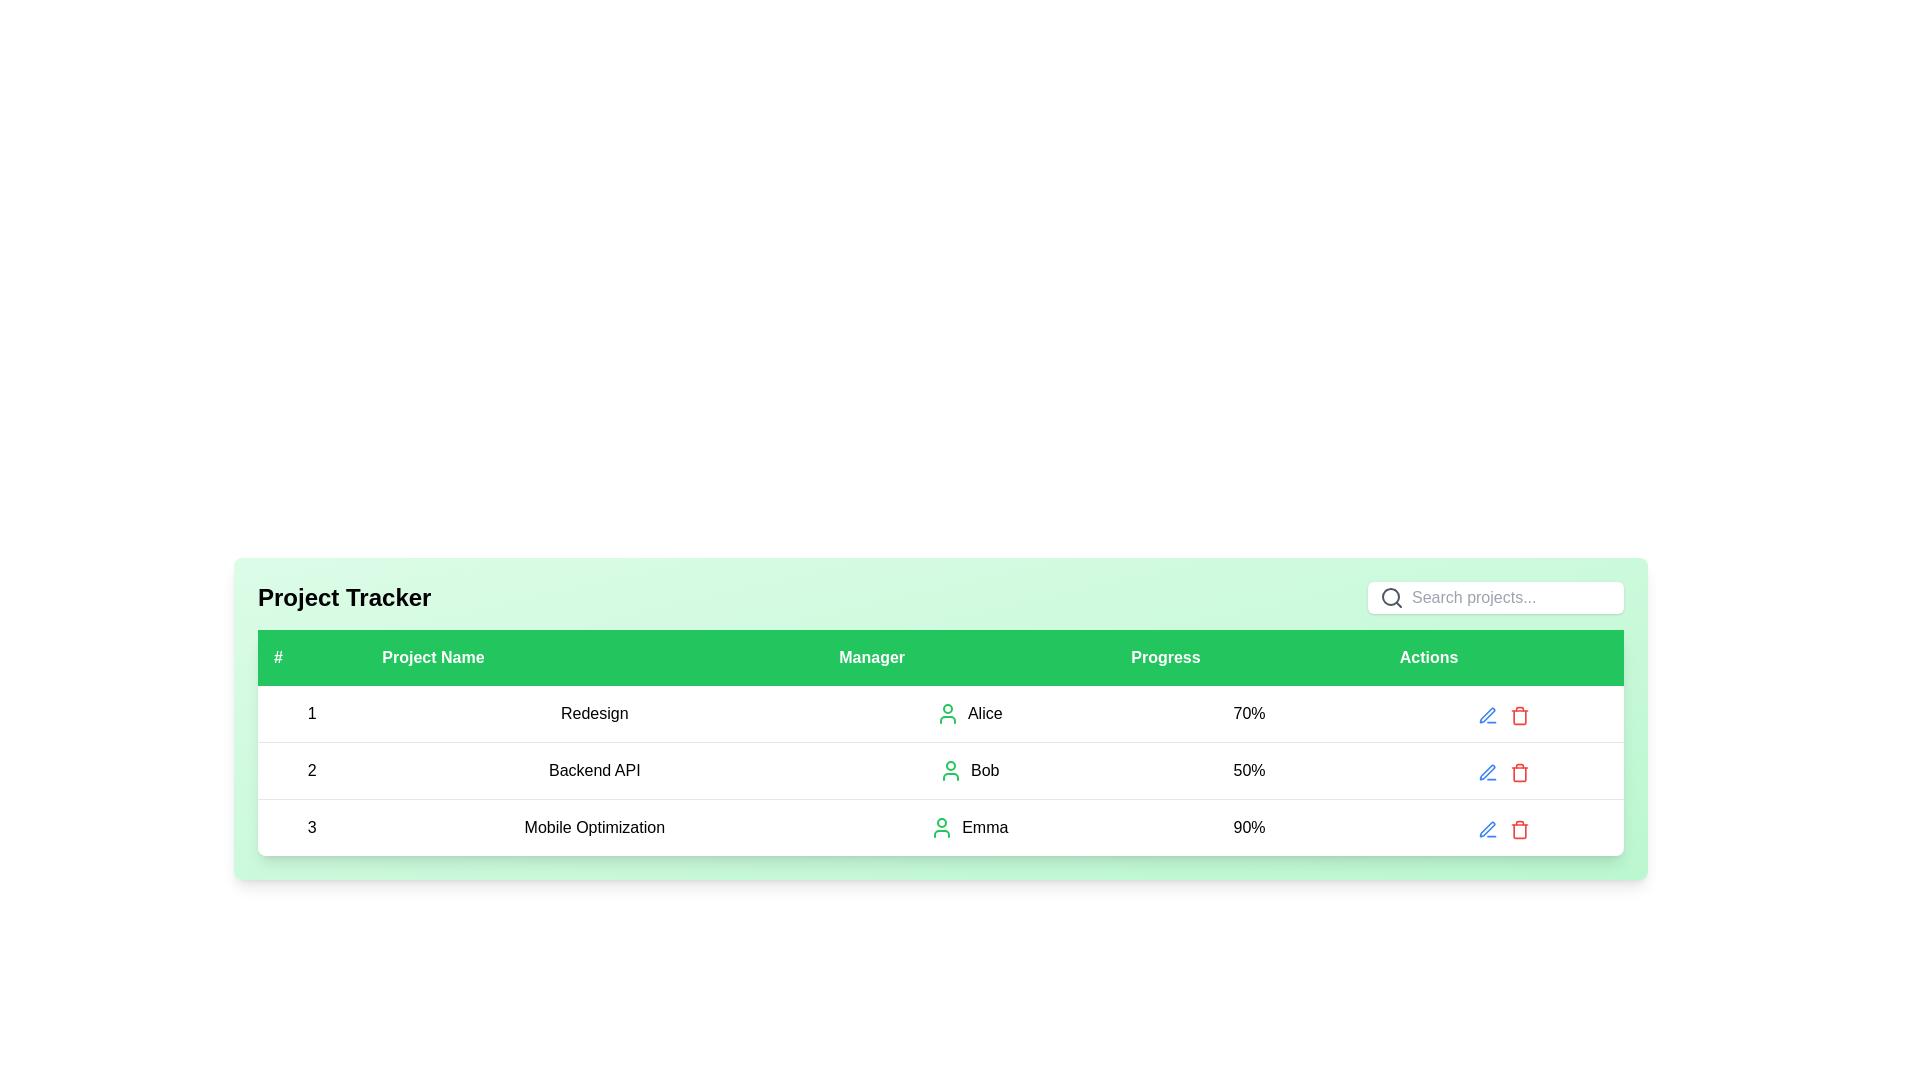  I want to click on the text label representing the project name in the third row of the main table under the 'Project Name' column, so click(593, 827).